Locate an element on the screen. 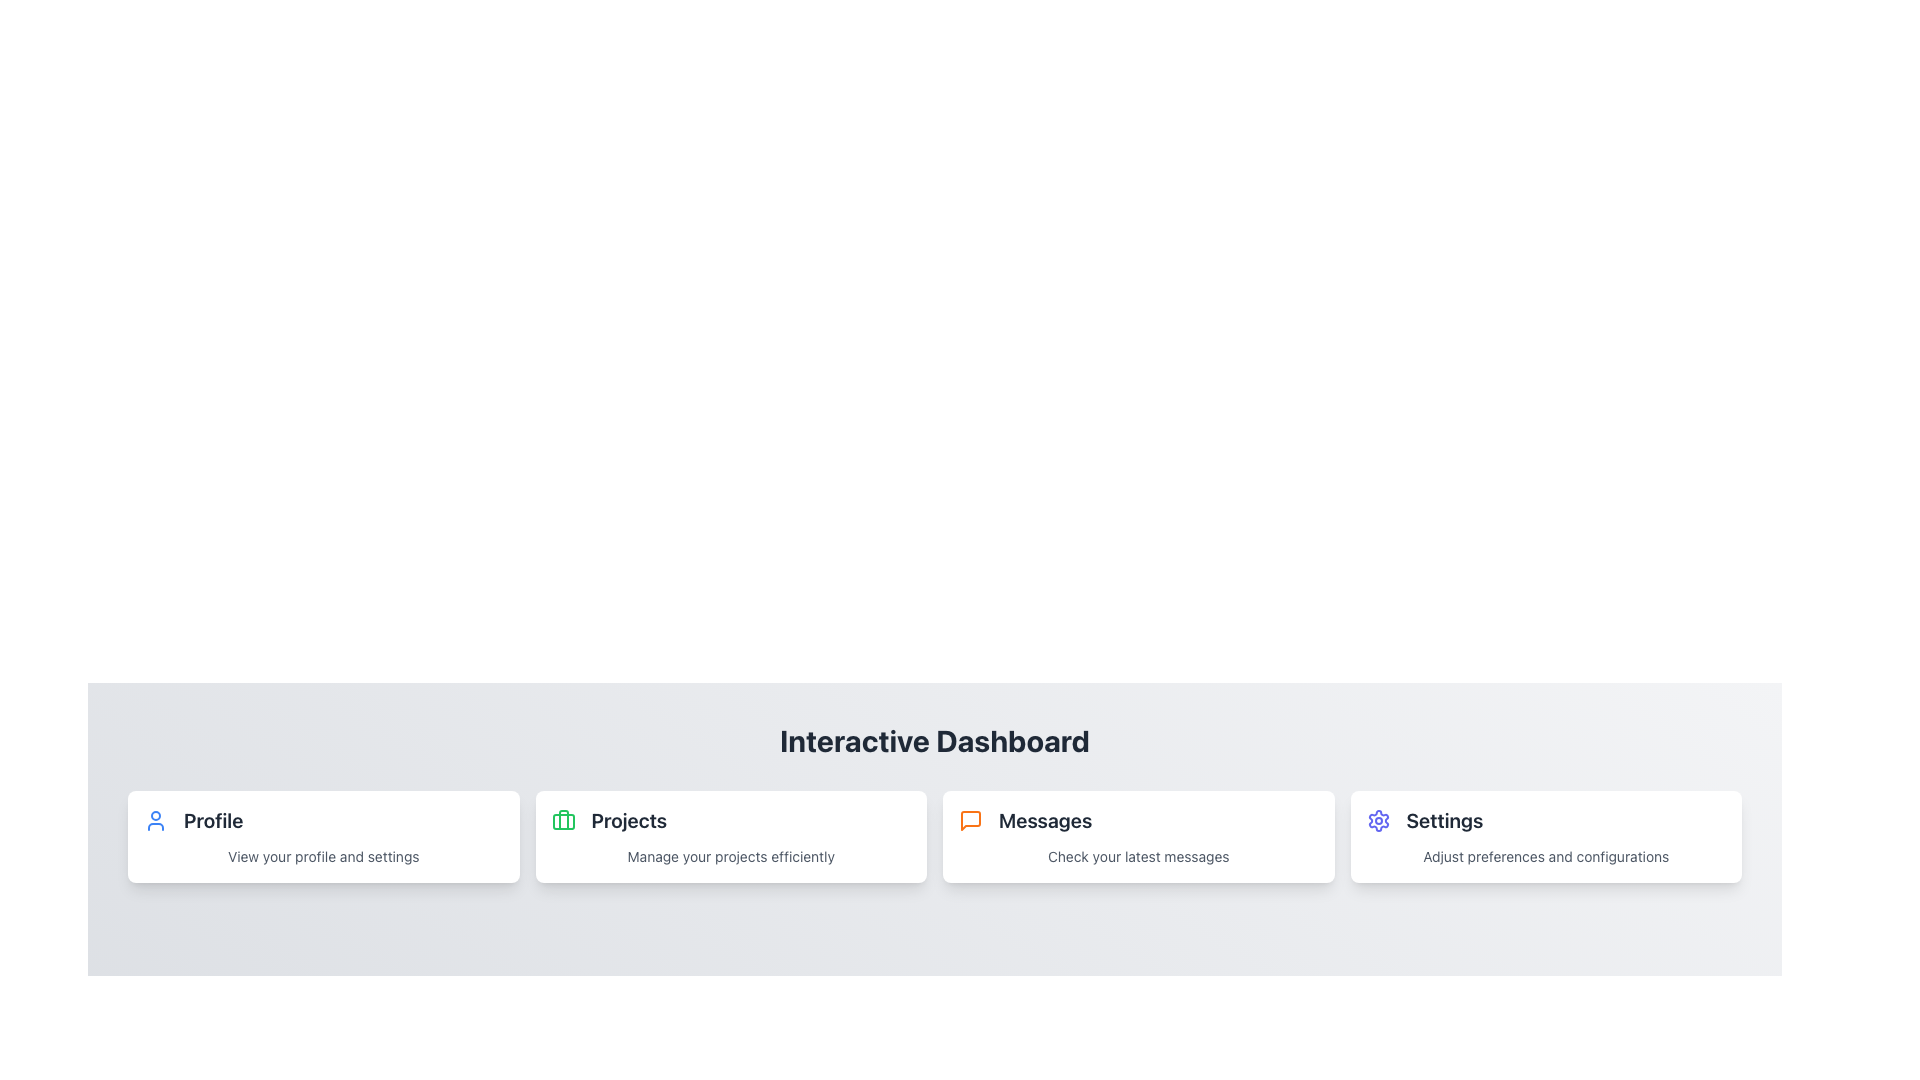  the text label indicating the settings section, which is positioned in the rightmost column of a horizontally aligned set of cards, following a graphical icon is located at coordinates (1444, 821).